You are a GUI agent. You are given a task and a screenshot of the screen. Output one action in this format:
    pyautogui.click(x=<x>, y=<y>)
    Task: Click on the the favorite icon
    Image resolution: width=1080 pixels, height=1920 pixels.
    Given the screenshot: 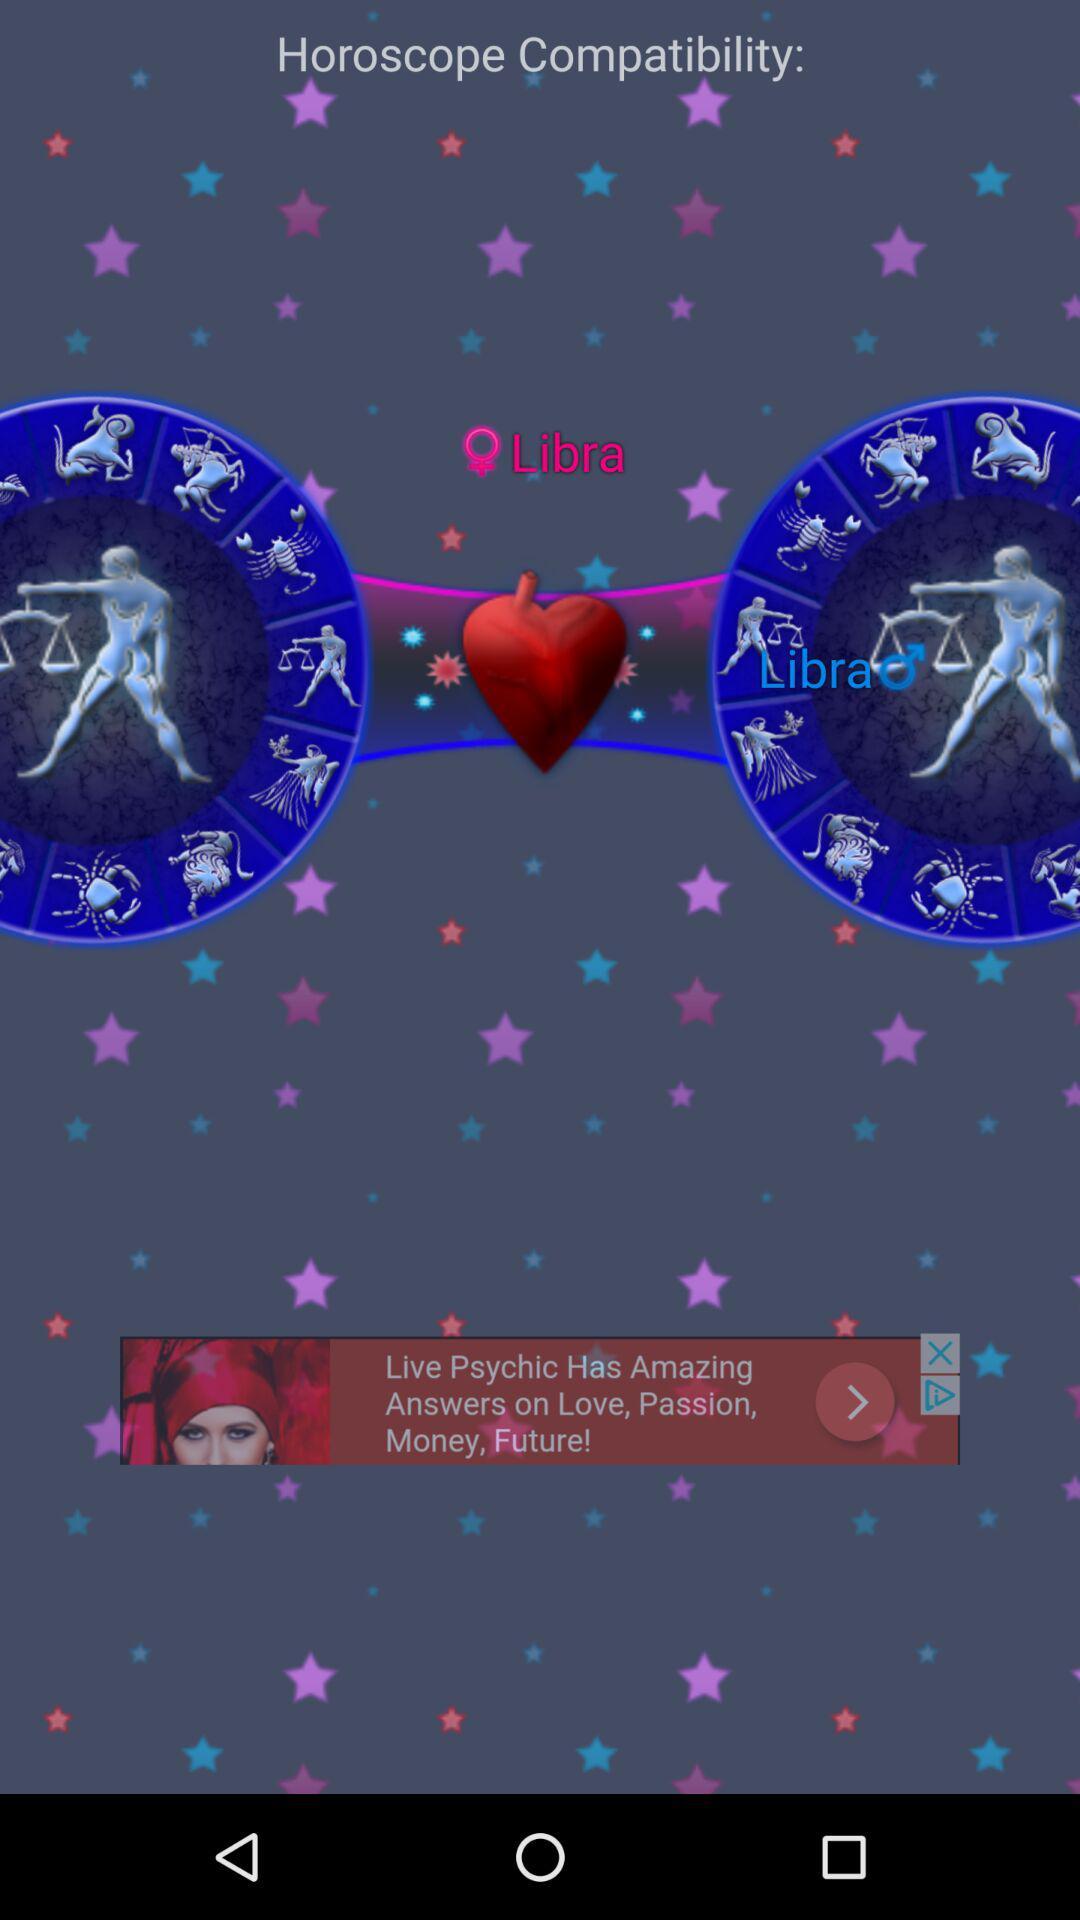 What is the action you would take?
    pyautogui.click(x=538, y=716)
    